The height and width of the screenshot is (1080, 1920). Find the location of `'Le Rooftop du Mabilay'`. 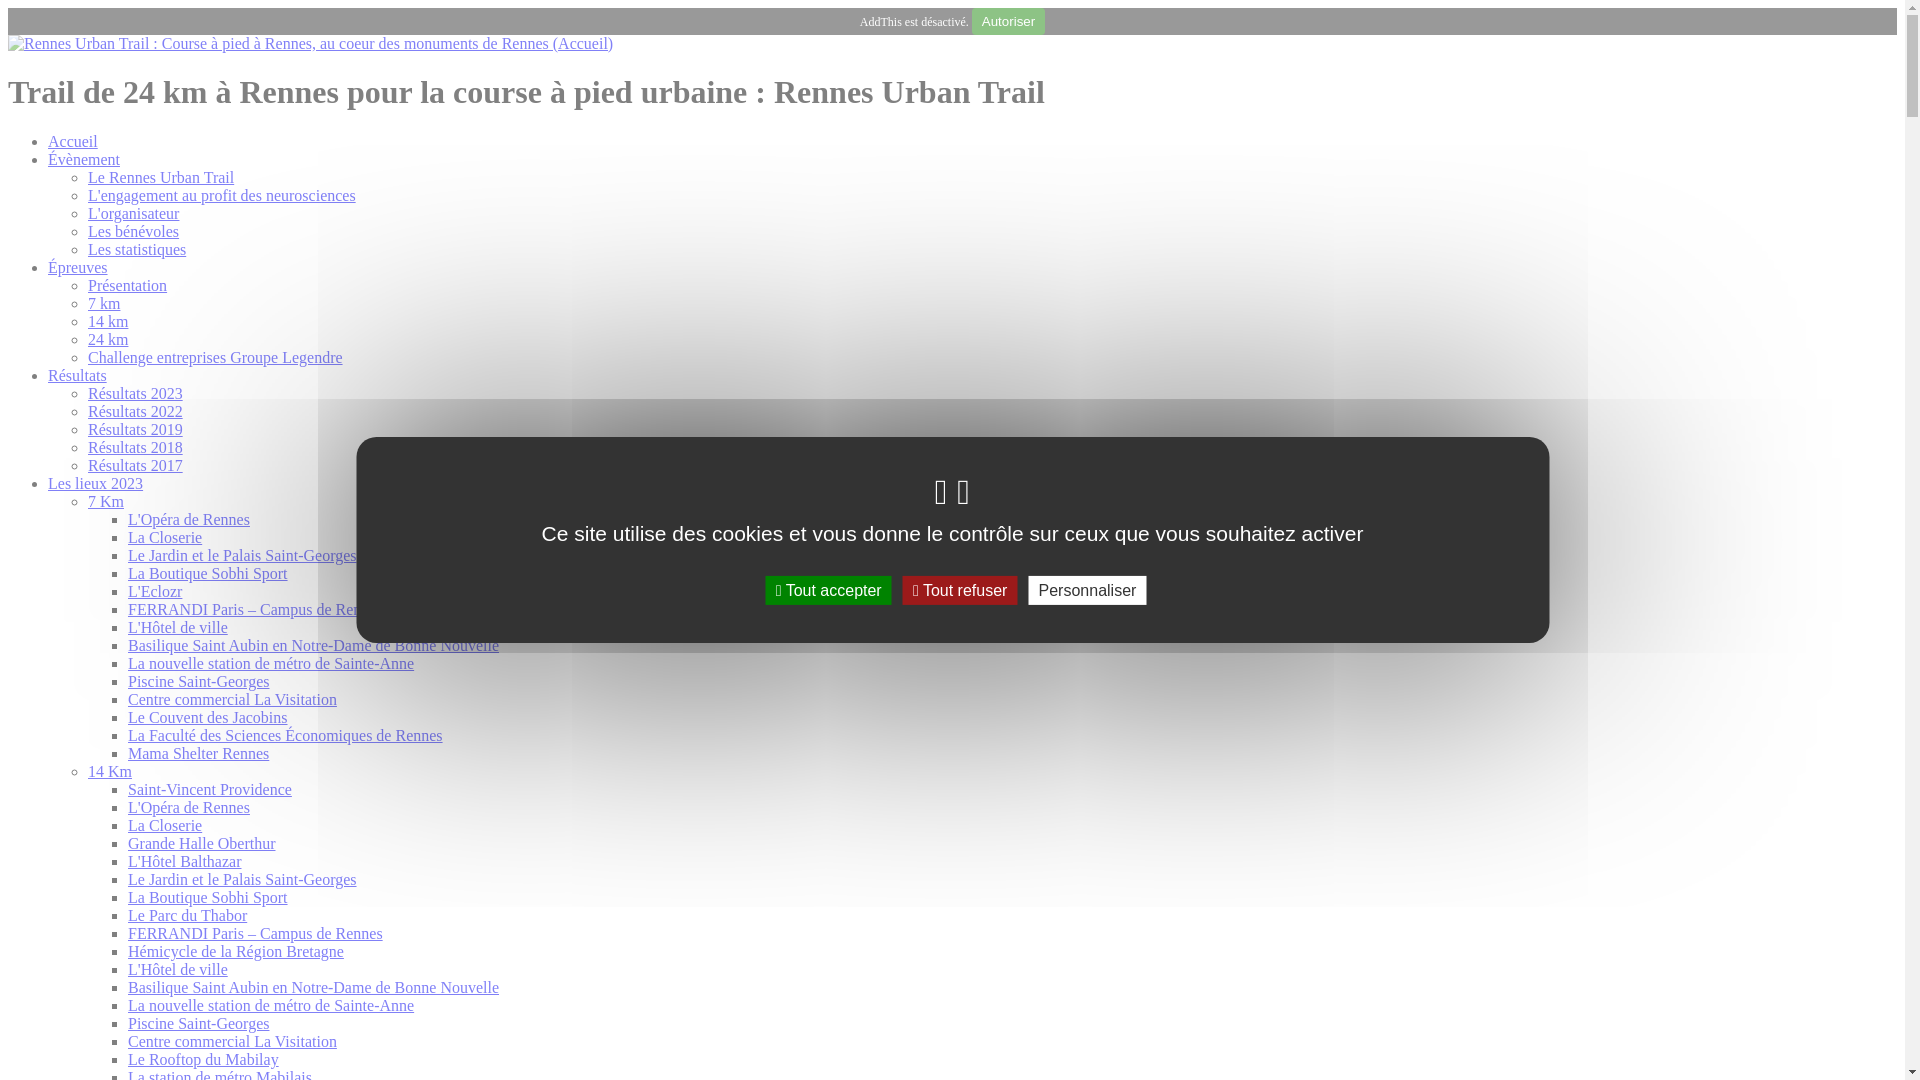

'Le Rooftop du Mabilay' is located at coordinates (203, 1058).